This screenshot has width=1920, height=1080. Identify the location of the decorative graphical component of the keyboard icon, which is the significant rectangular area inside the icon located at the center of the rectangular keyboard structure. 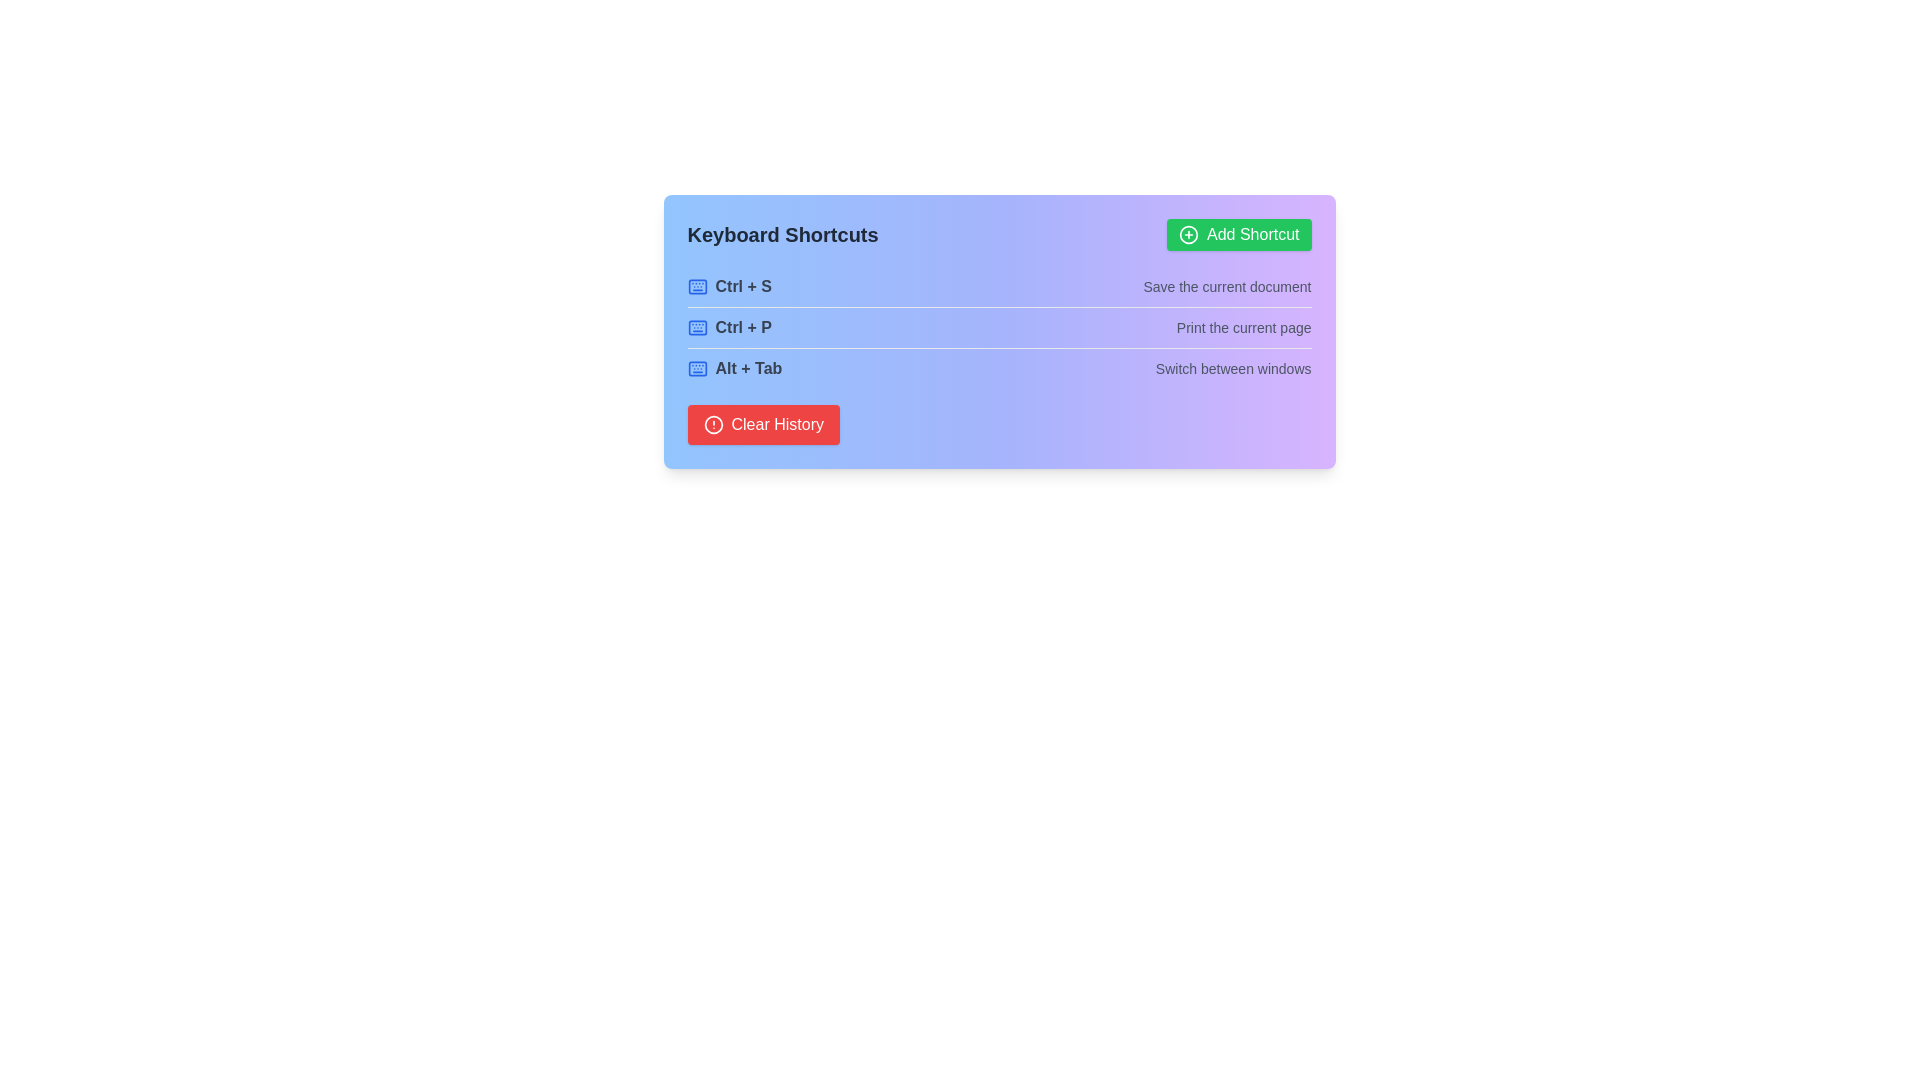
(697, 326).